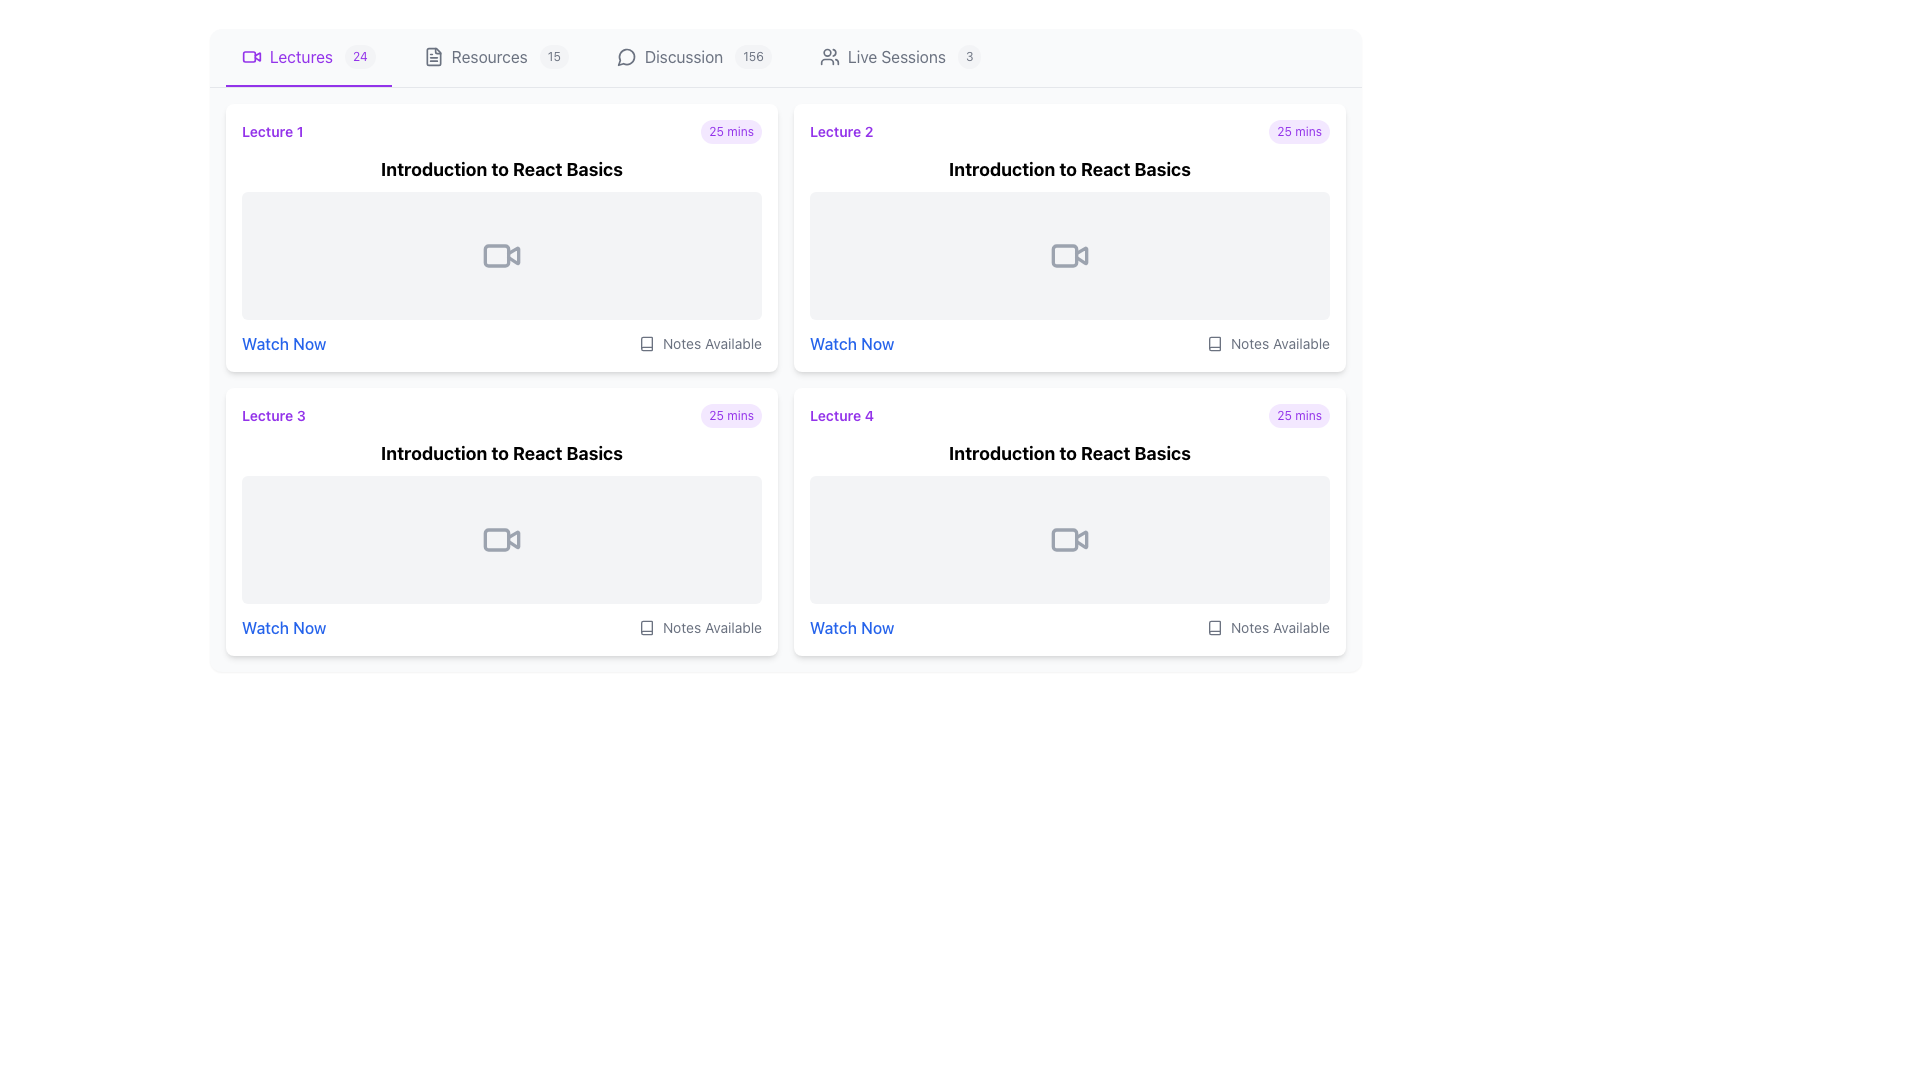 This screenshot has width=1920, height=1080. Describe the element at coordinates (1080, 254) in the screenshot. I see `the triangular play icon located in the upper-right grid slot of the second lecture card (Lecture 2)` at that location.